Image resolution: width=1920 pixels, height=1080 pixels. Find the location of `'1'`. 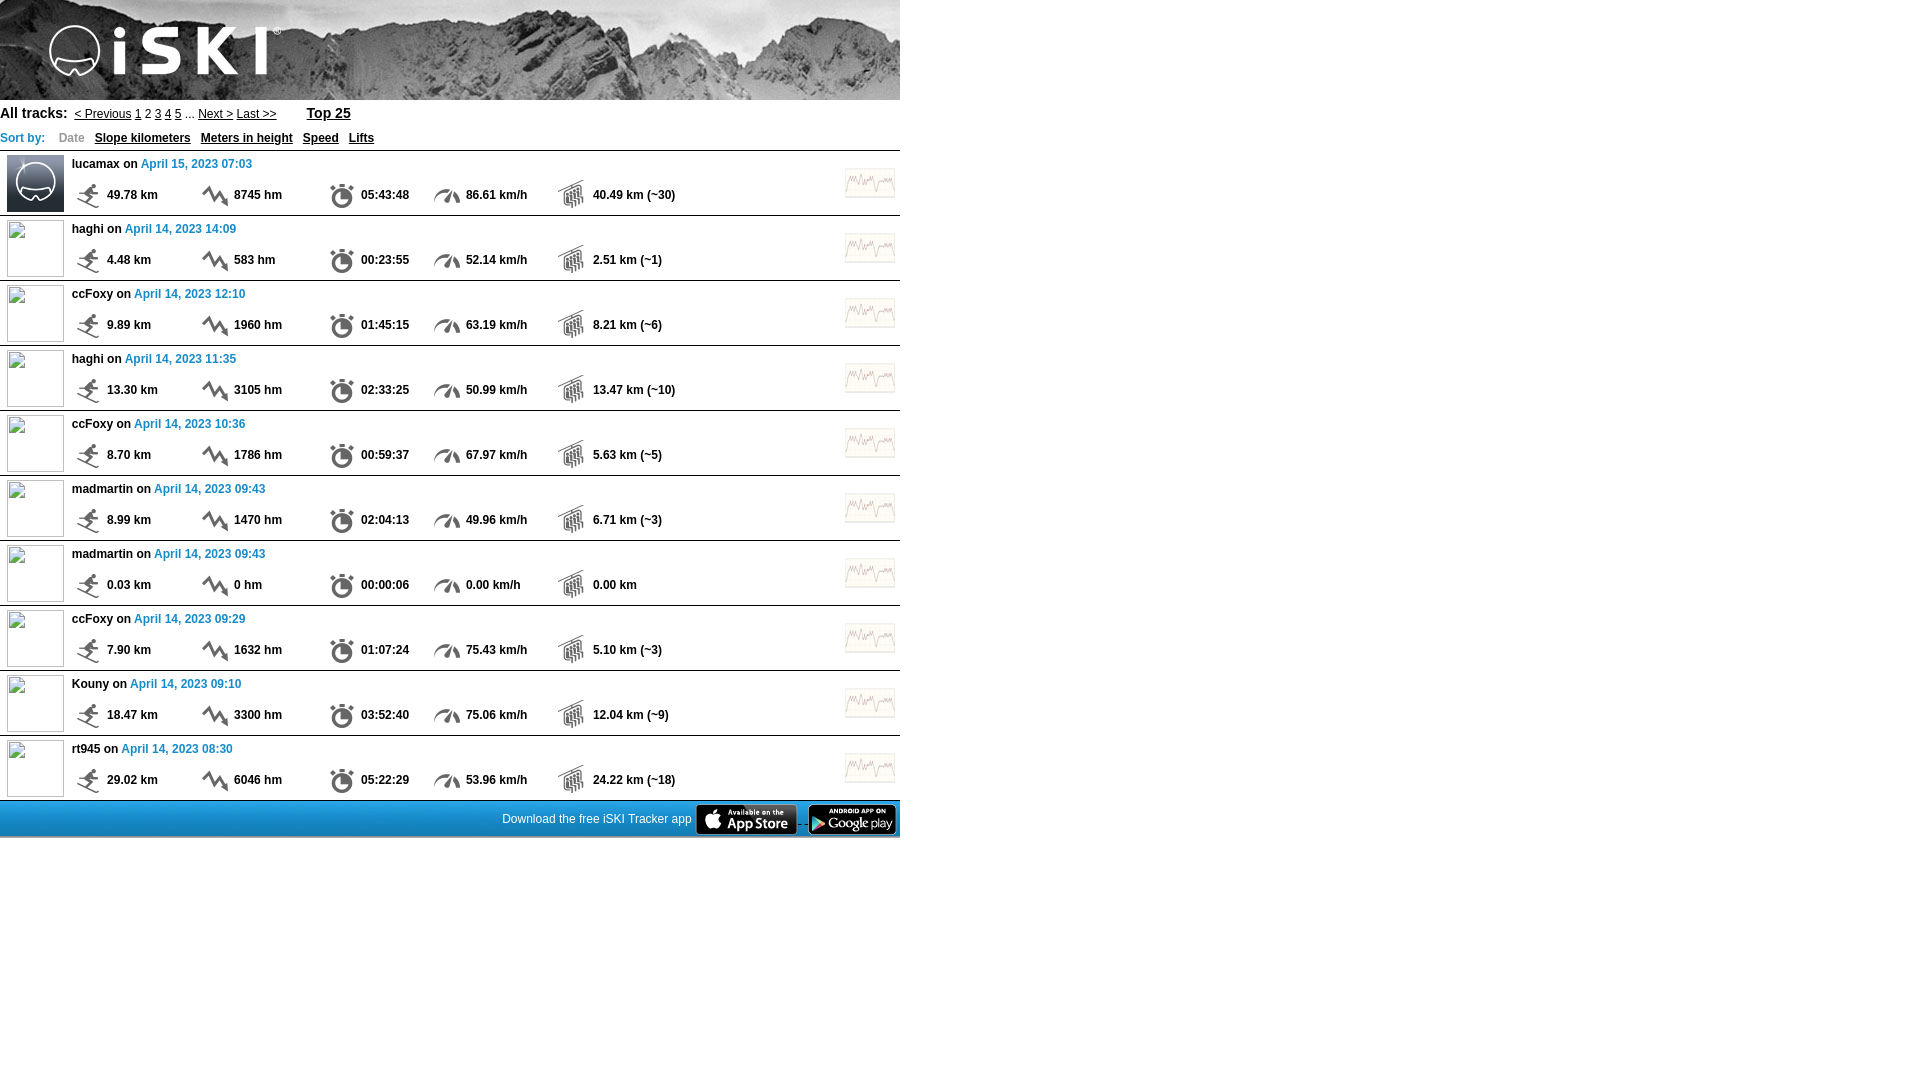

'1' is located at coordinates (137, 112).